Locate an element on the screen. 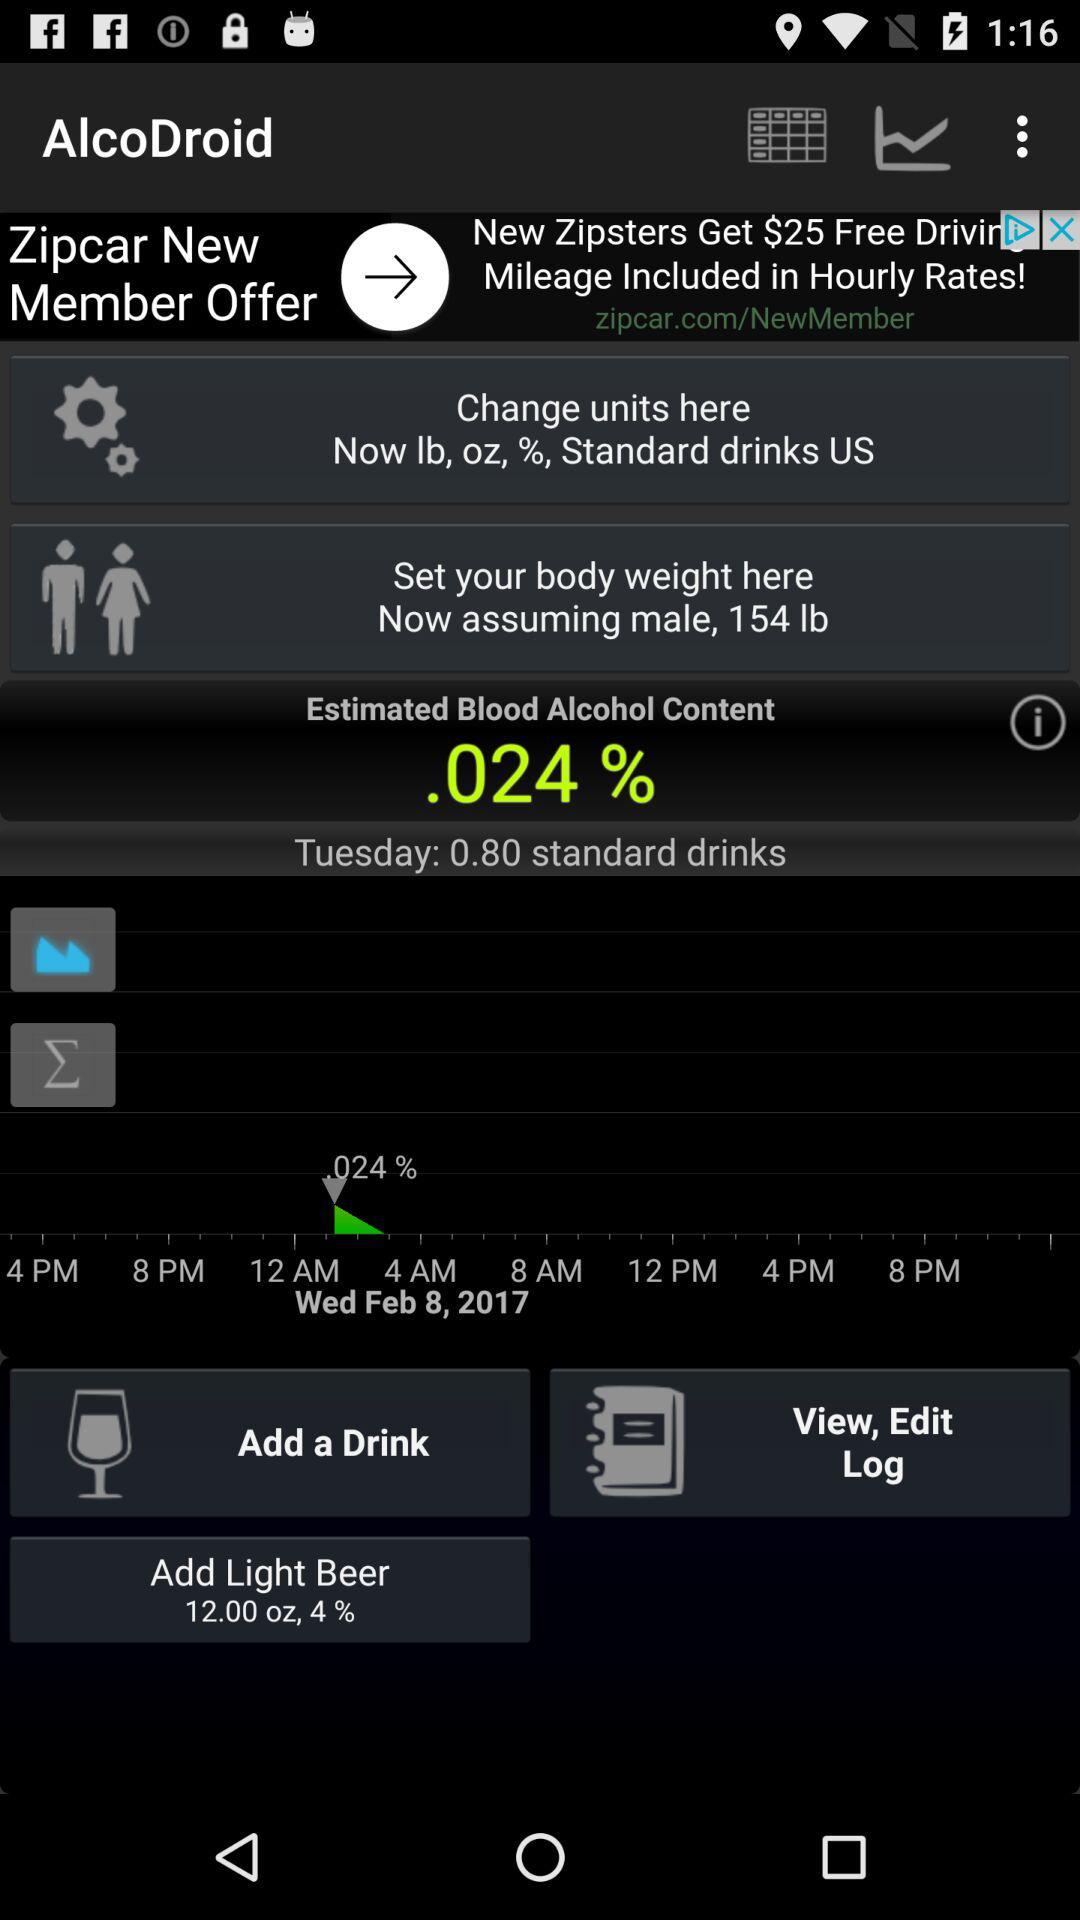 The width and height of the screenshot is (1080, 1920). open advertisement is located at coordinates (540, 274).